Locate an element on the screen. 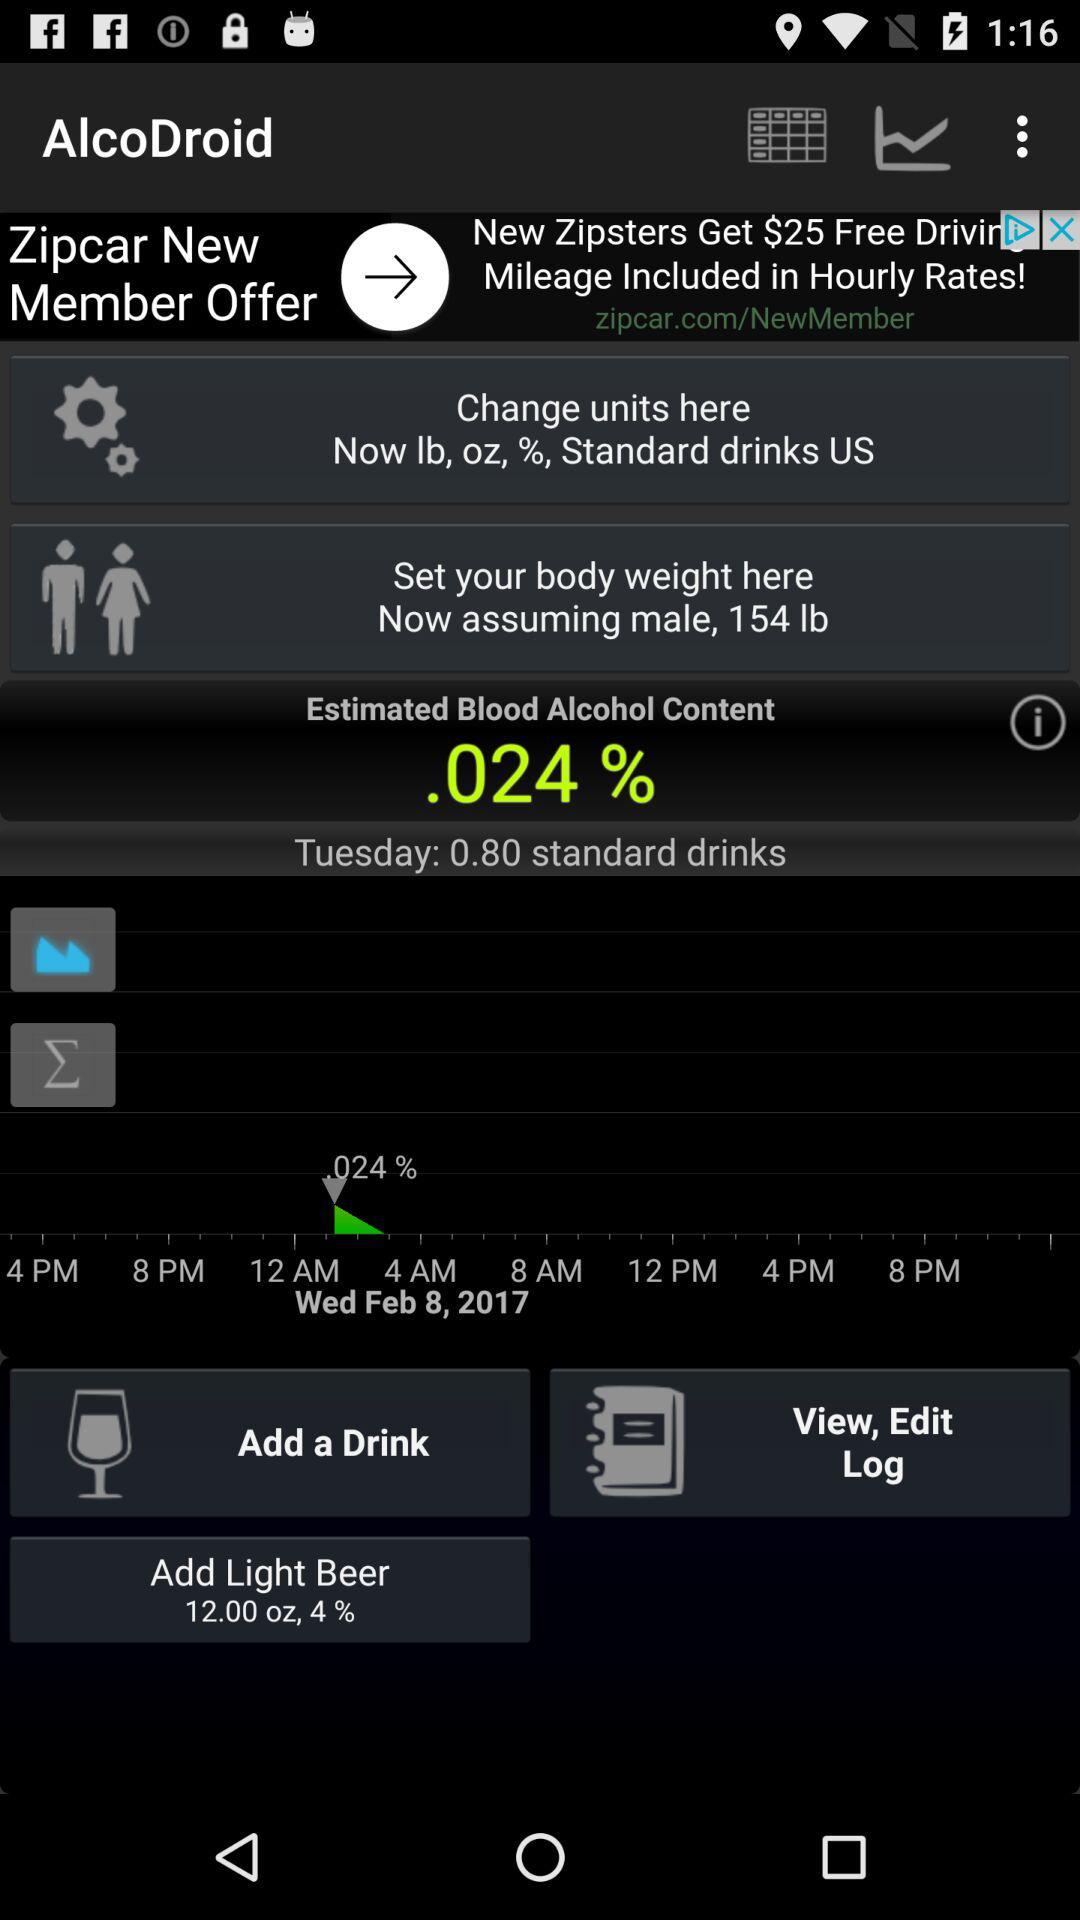 The width and height of the screenshot is (1080, 1920). open advertisement is located at coordinates (540, 274).